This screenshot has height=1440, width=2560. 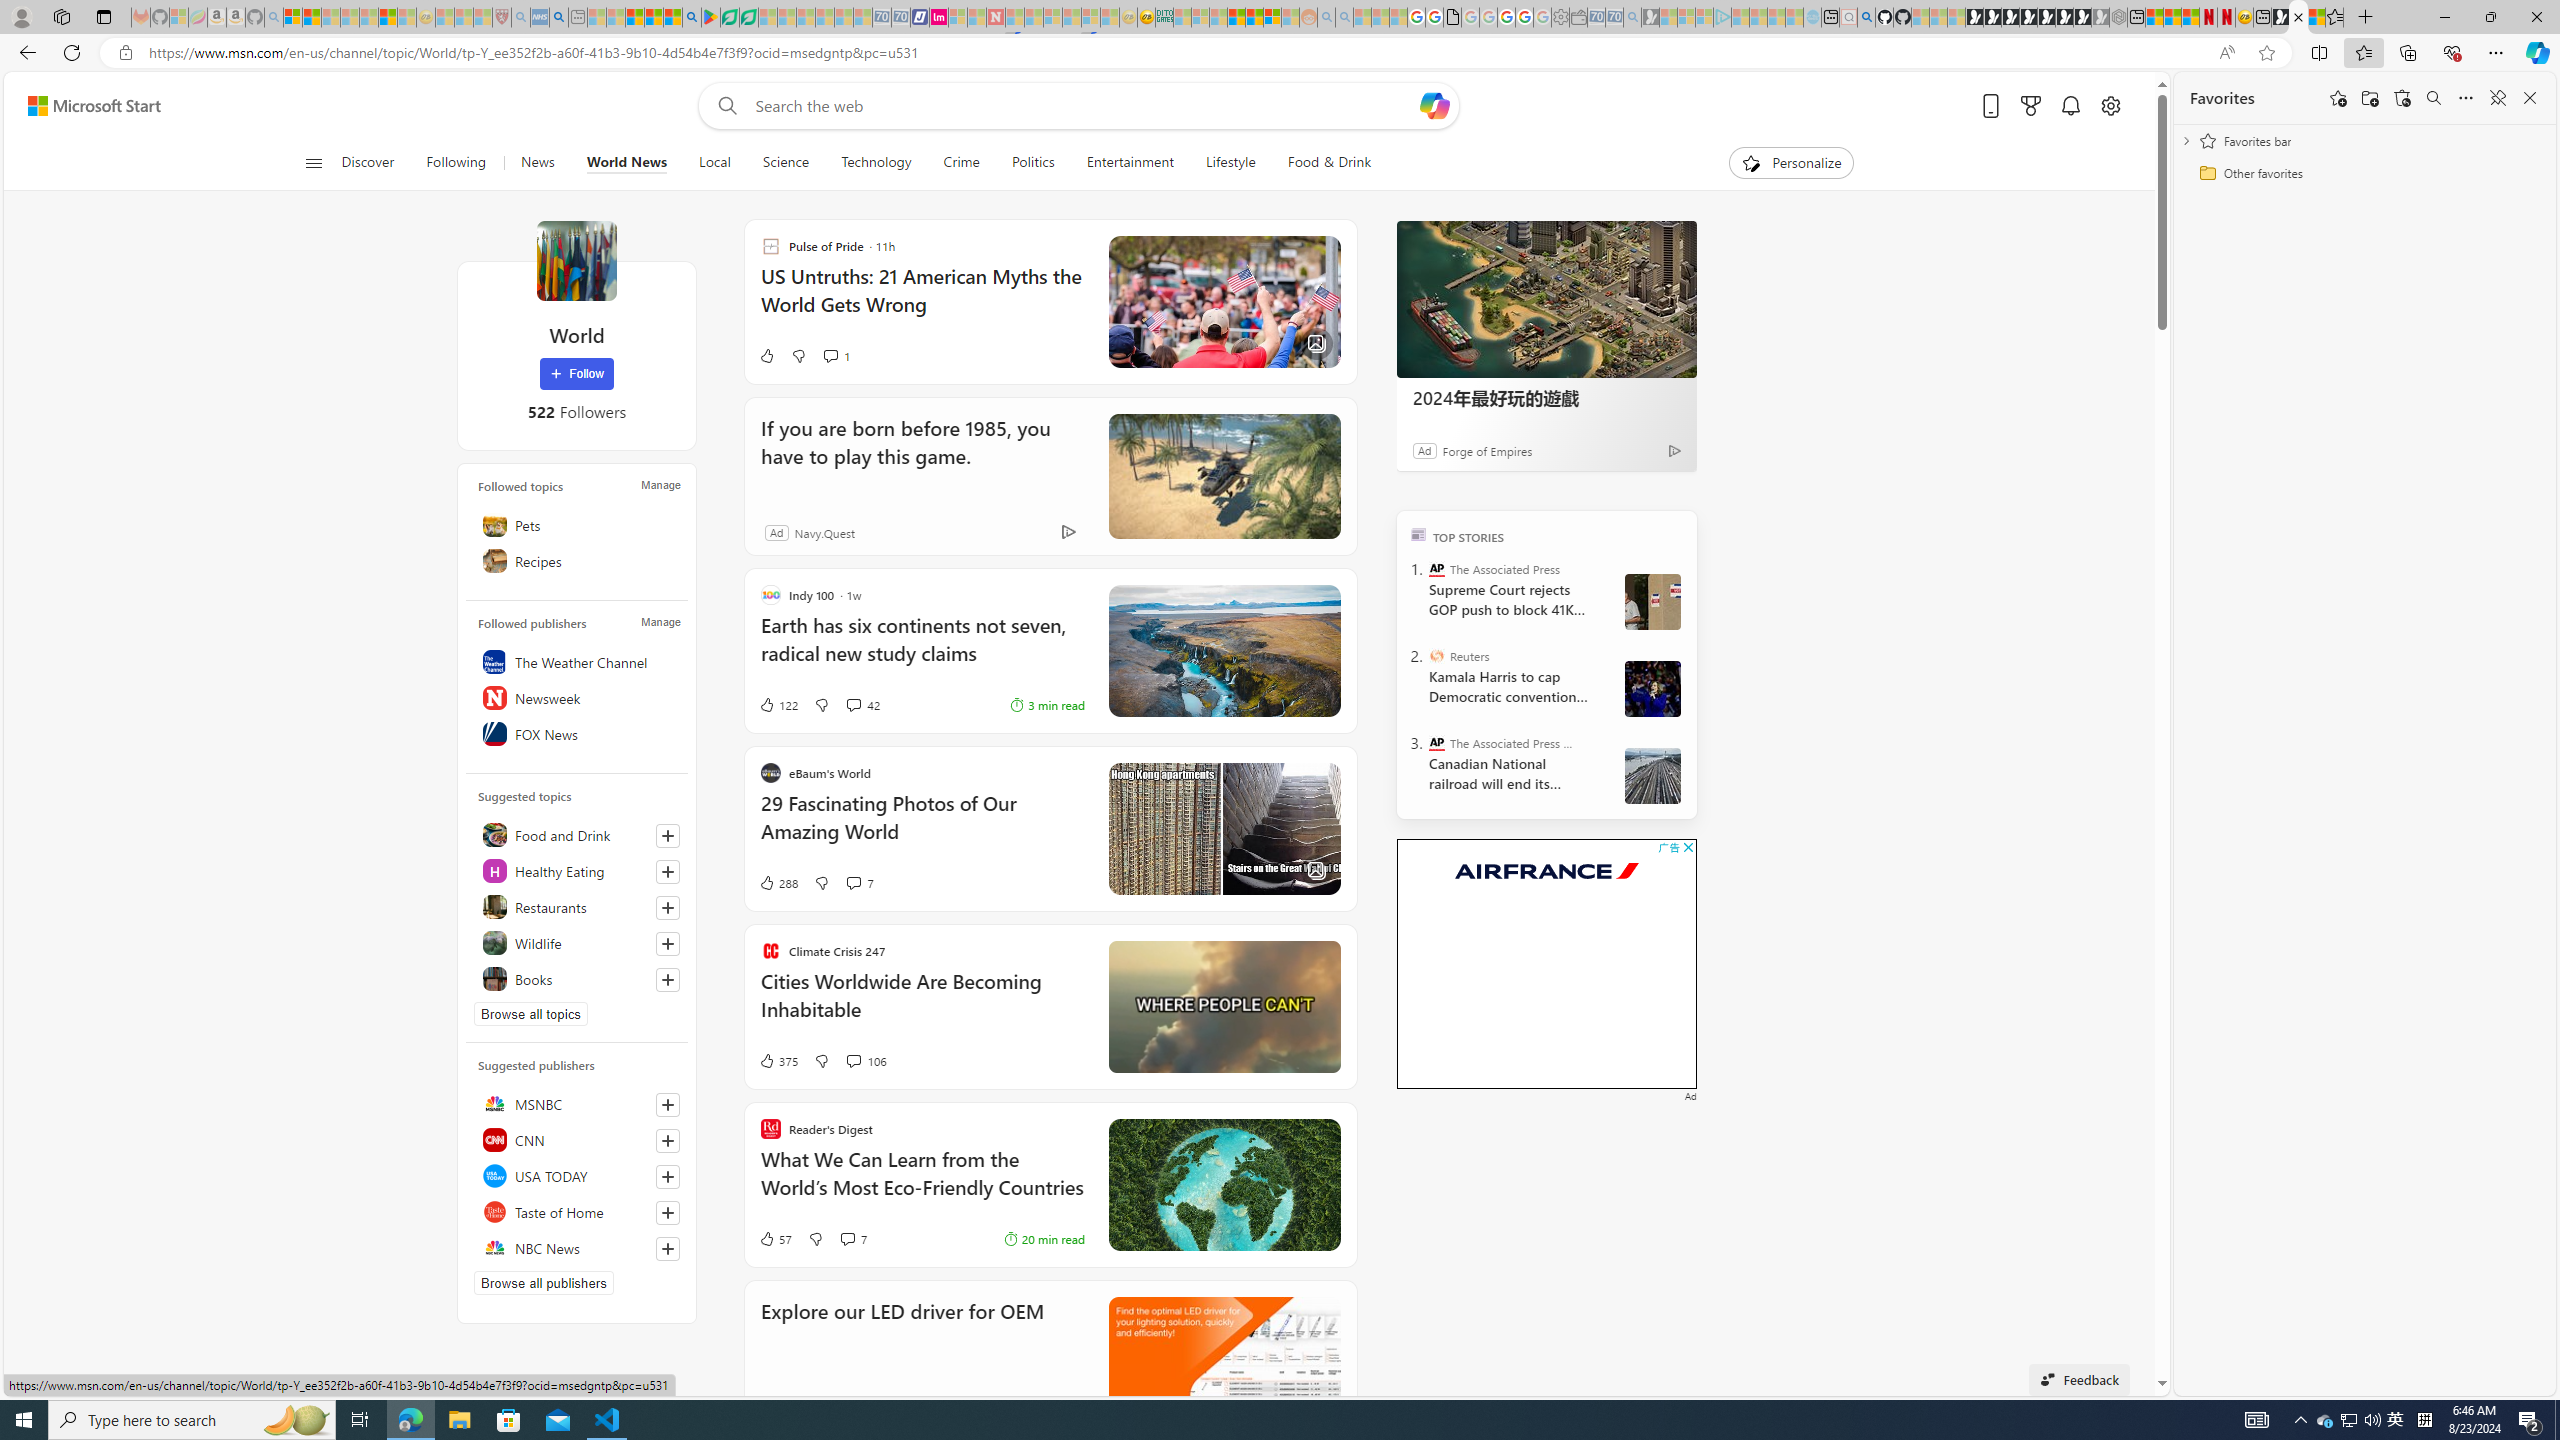 What do you see at coordinates (1328, 162) in the screenshot?
I see `'Food & Drink'` at bounding box center [1328, 162].